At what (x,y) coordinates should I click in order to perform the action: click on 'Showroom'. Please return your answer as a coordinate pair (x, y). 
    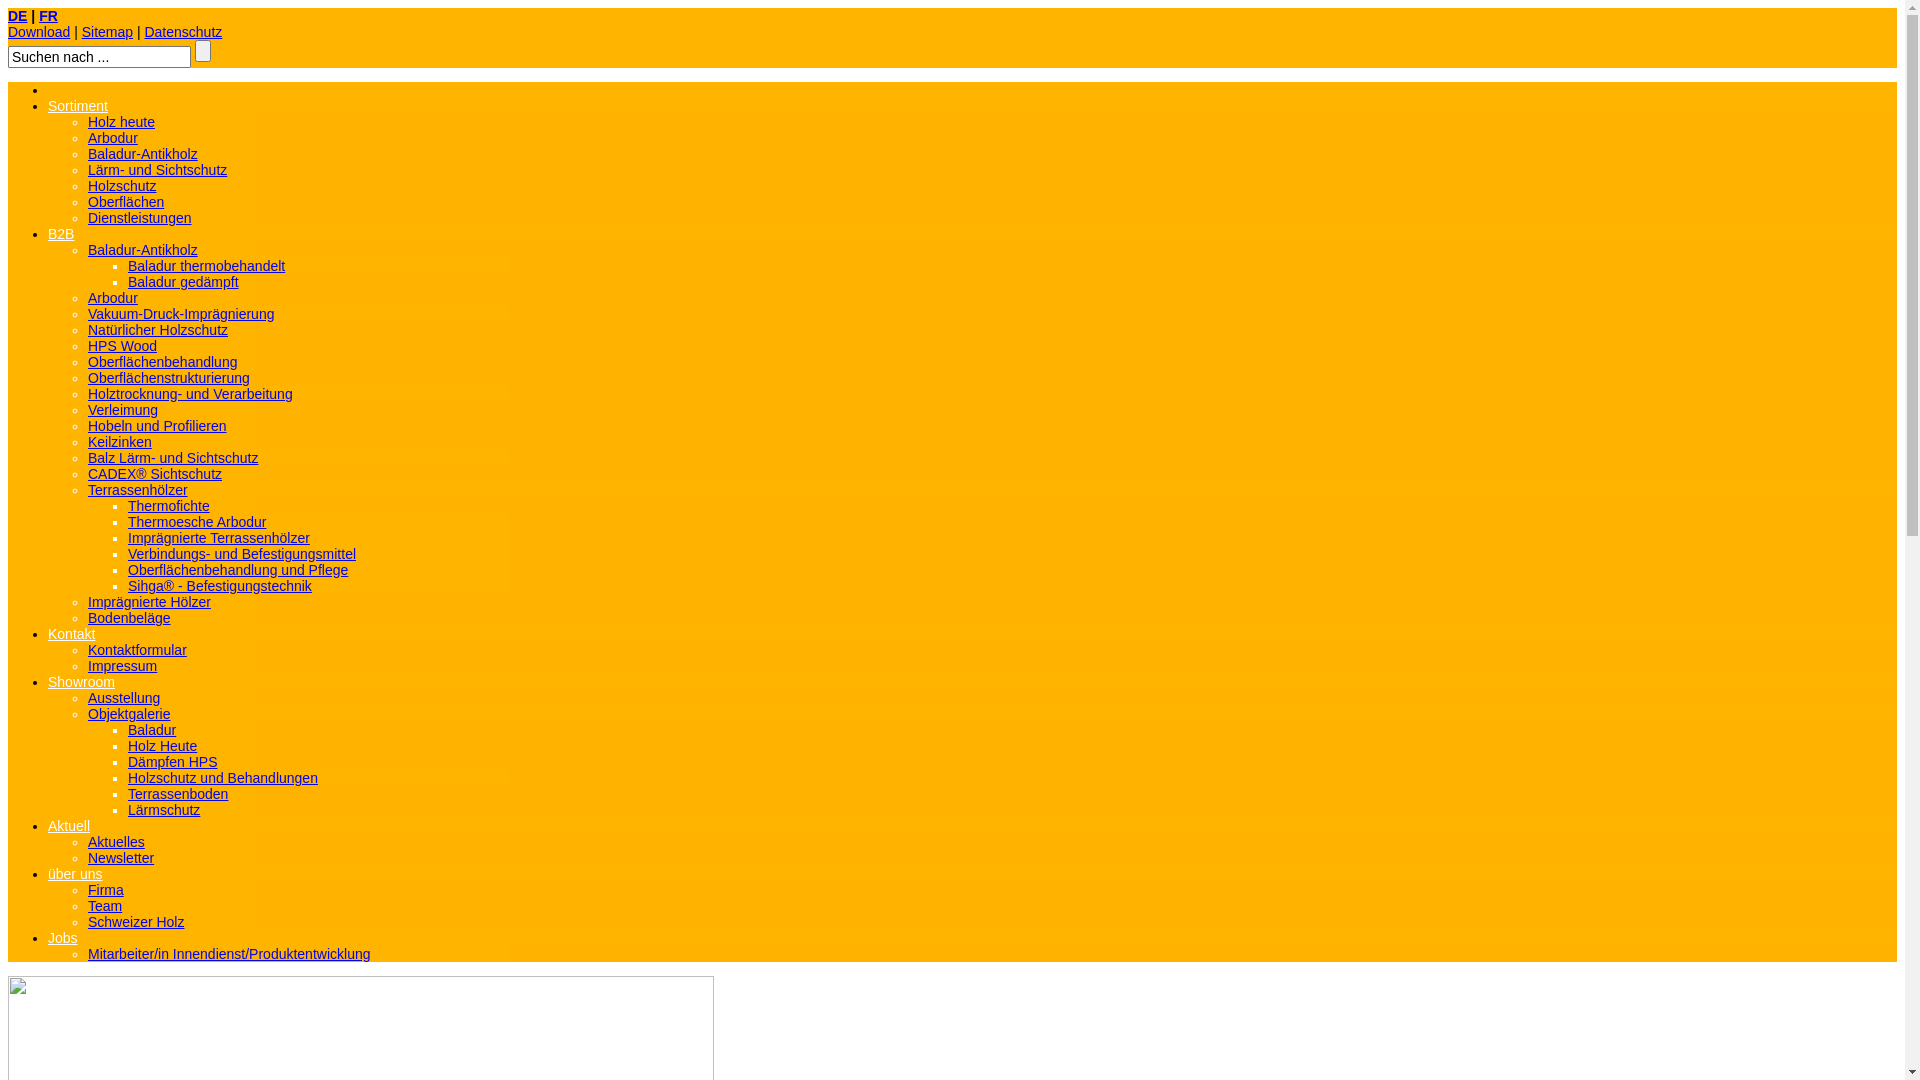
    Looking at the image, I should click on (80, 681).